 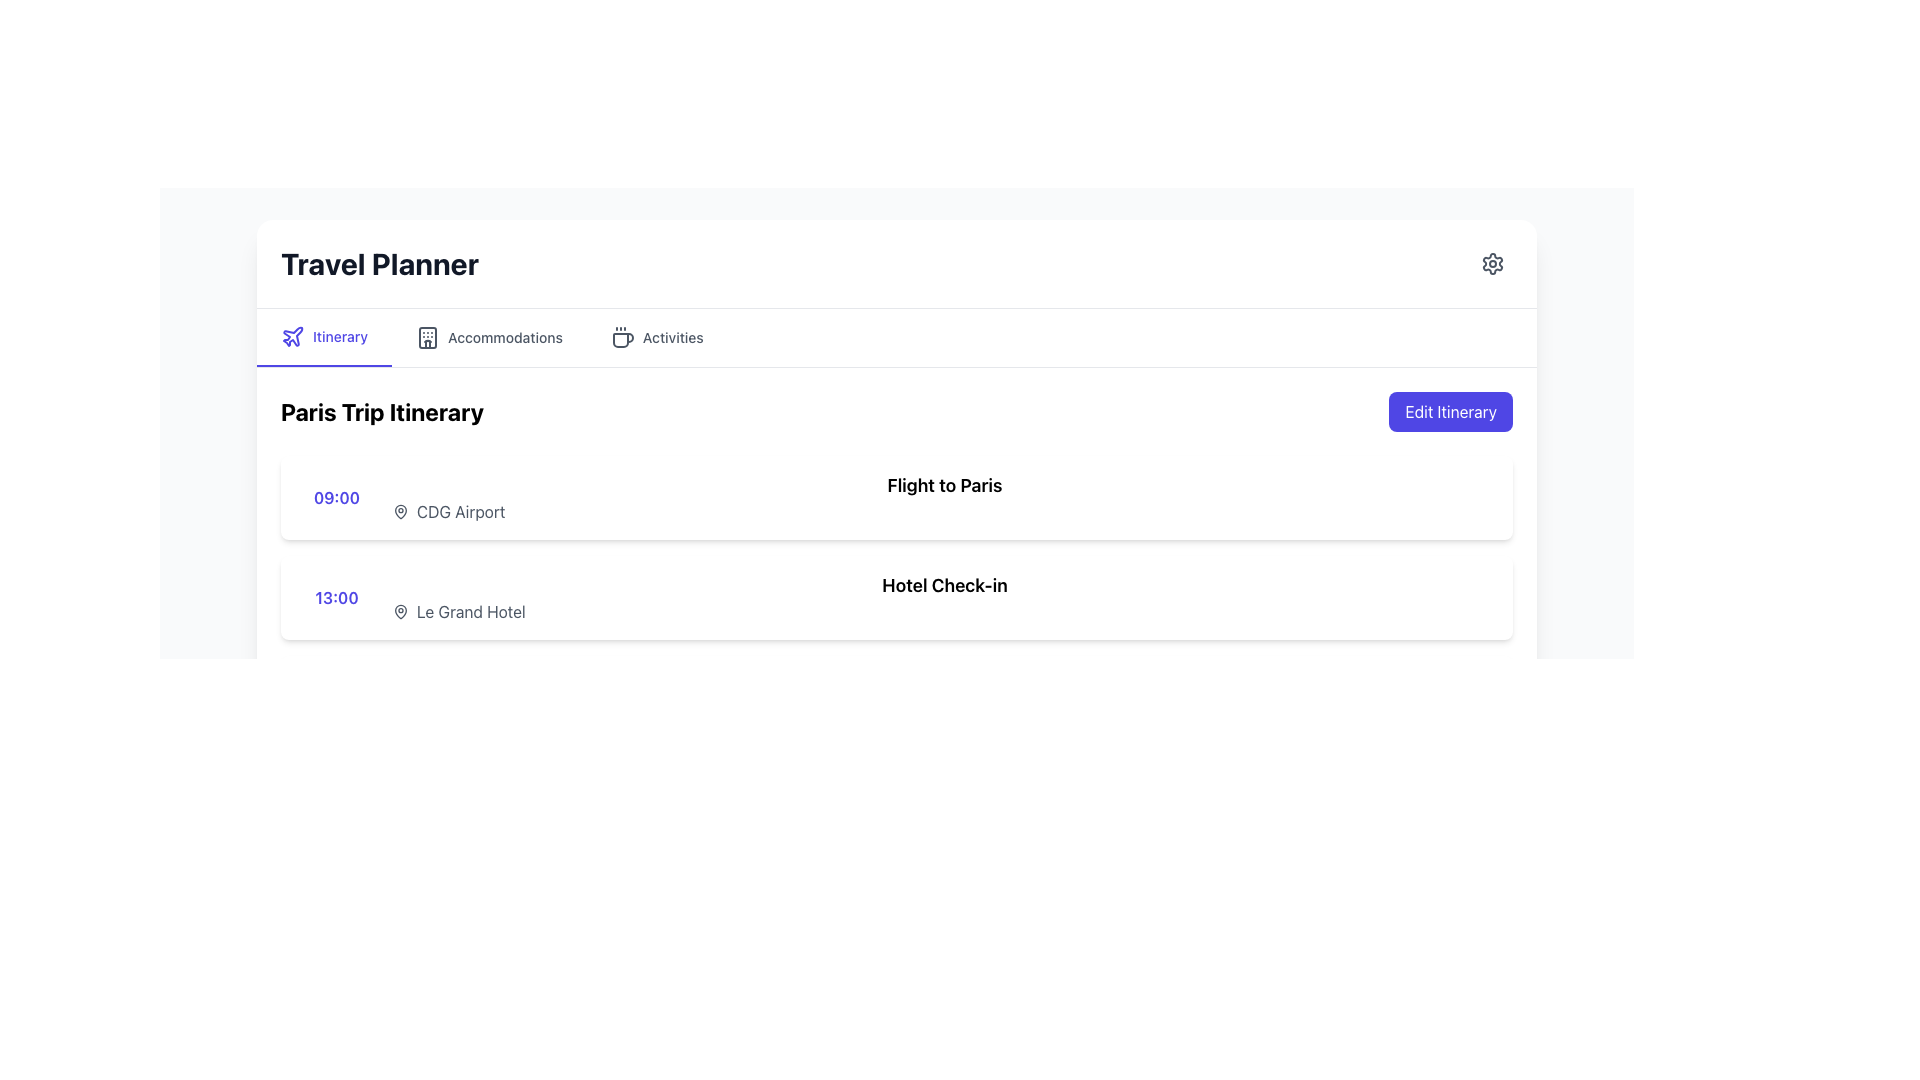 I want to click on the 'Flight to Paris CDG Airport' text label with the associated location pin icon, which is part of the timetable entry under 'Paris Trip Itinerary', so click(x=944, y=496).